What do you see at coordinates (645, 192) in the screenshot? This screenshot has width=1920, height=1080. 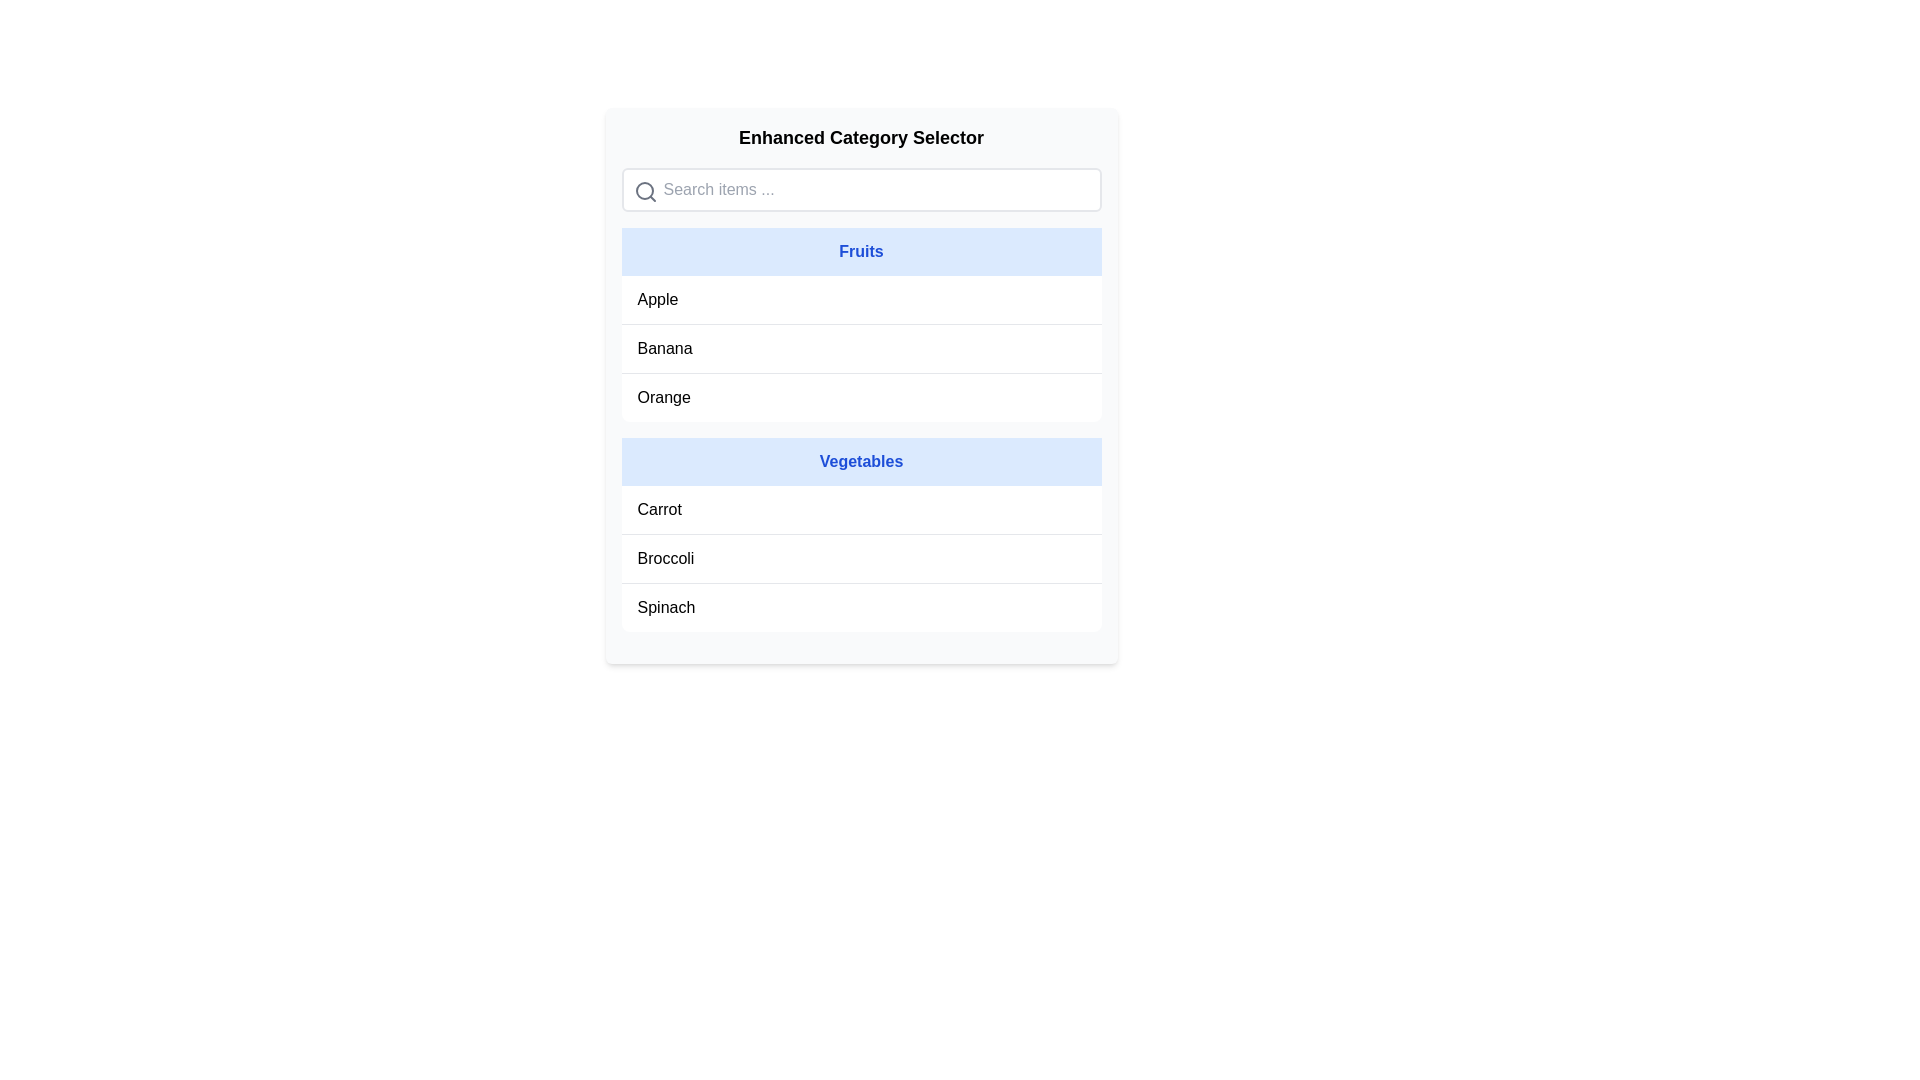 I see `the magnifying glass icon, which is styled with a thin stroke and positioned inside the search bar input field, aligned to the left` at bounding box center [645, 192].